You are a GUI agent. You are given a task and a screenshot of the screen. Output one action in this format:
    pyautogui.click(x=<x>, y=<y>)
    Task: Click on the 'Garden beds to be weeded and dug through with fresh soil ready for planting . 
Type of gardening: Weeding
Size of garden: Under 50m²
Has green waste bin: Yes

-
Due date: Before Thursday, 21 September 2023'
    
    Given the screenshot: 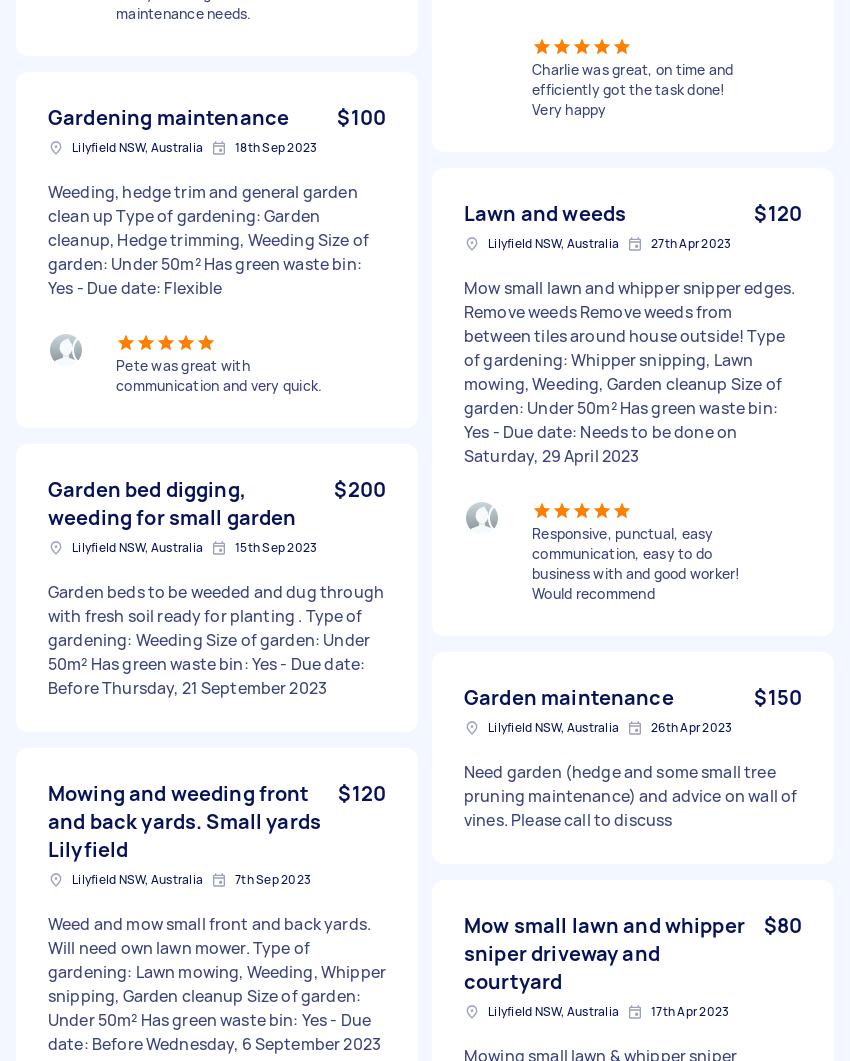 What is the action you would take?
    pyautogui.click(x=48, y=638)
    